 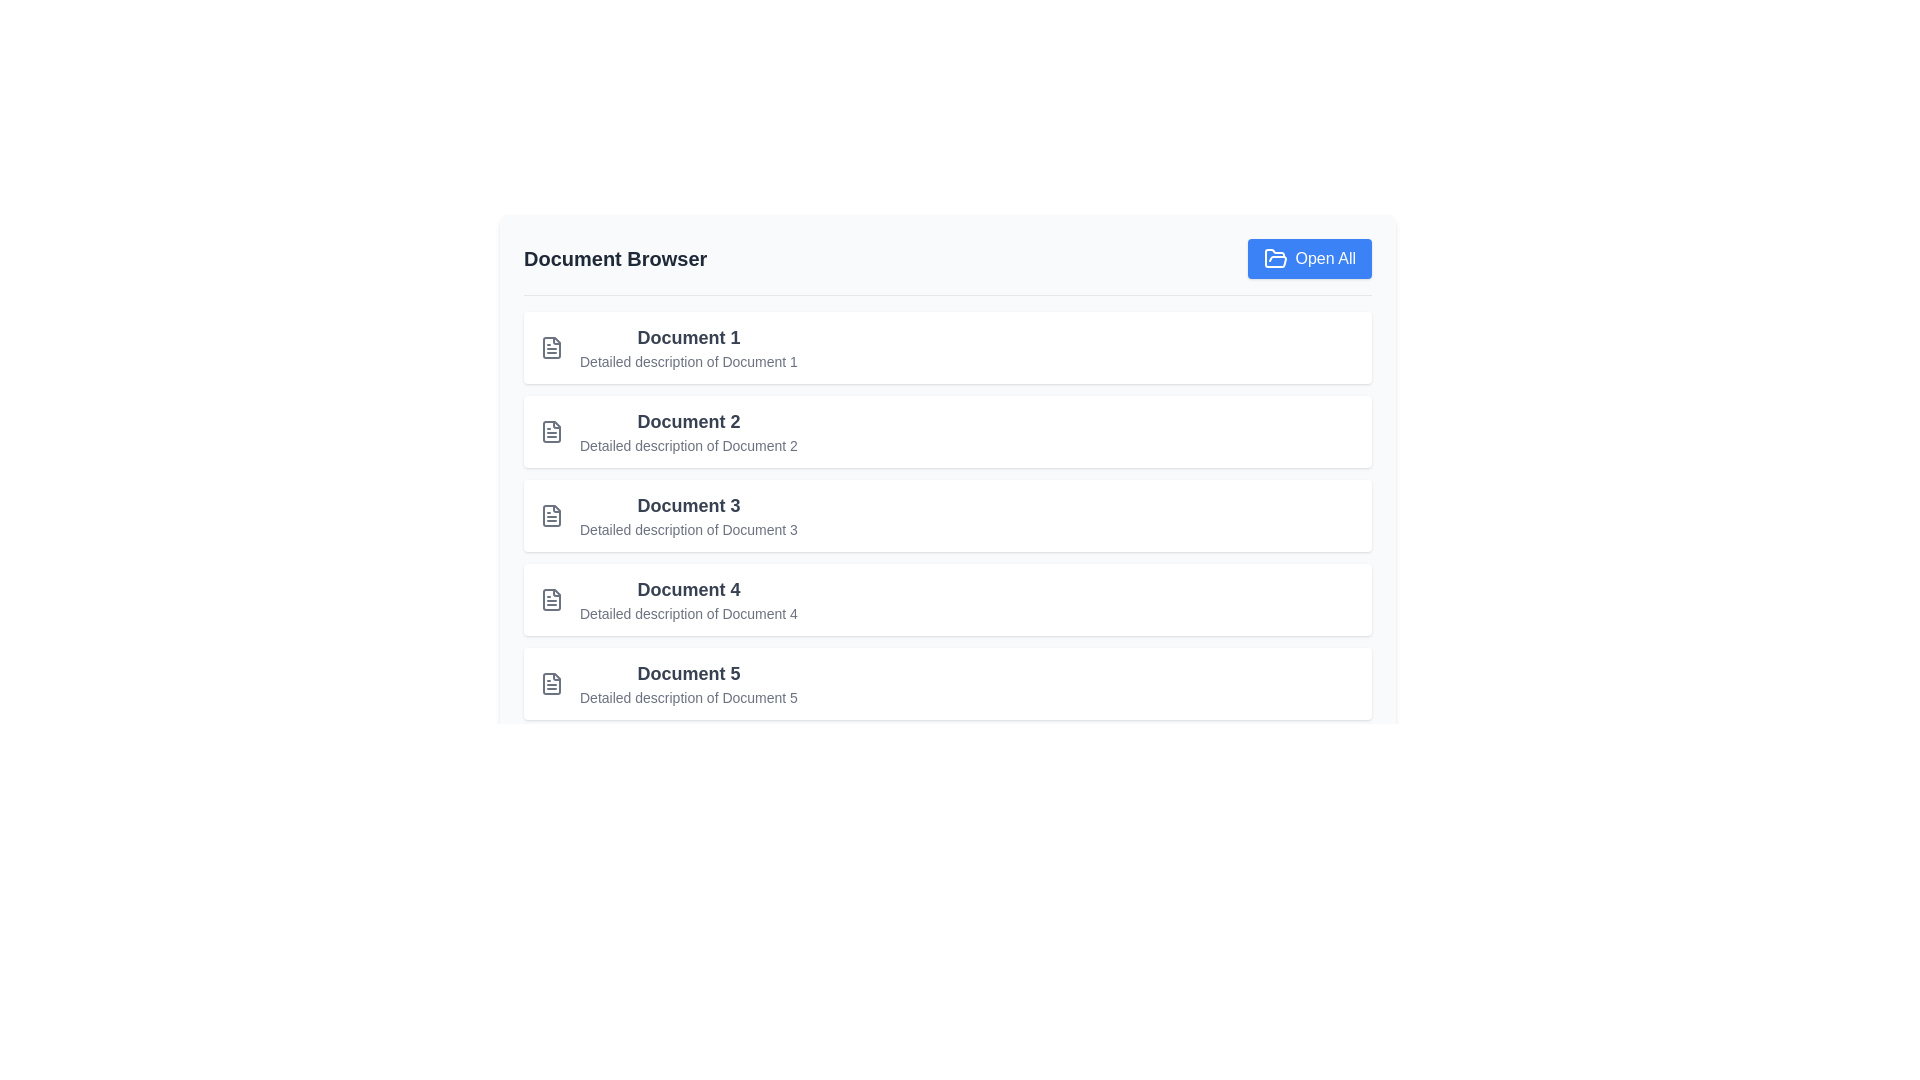 I want to click on the text label that reads 'Detailed description of Document 2', which is styled with a smaller font size and lighter gray color, located directly below the bold text 'Document 2', so click(x=688, y=445).